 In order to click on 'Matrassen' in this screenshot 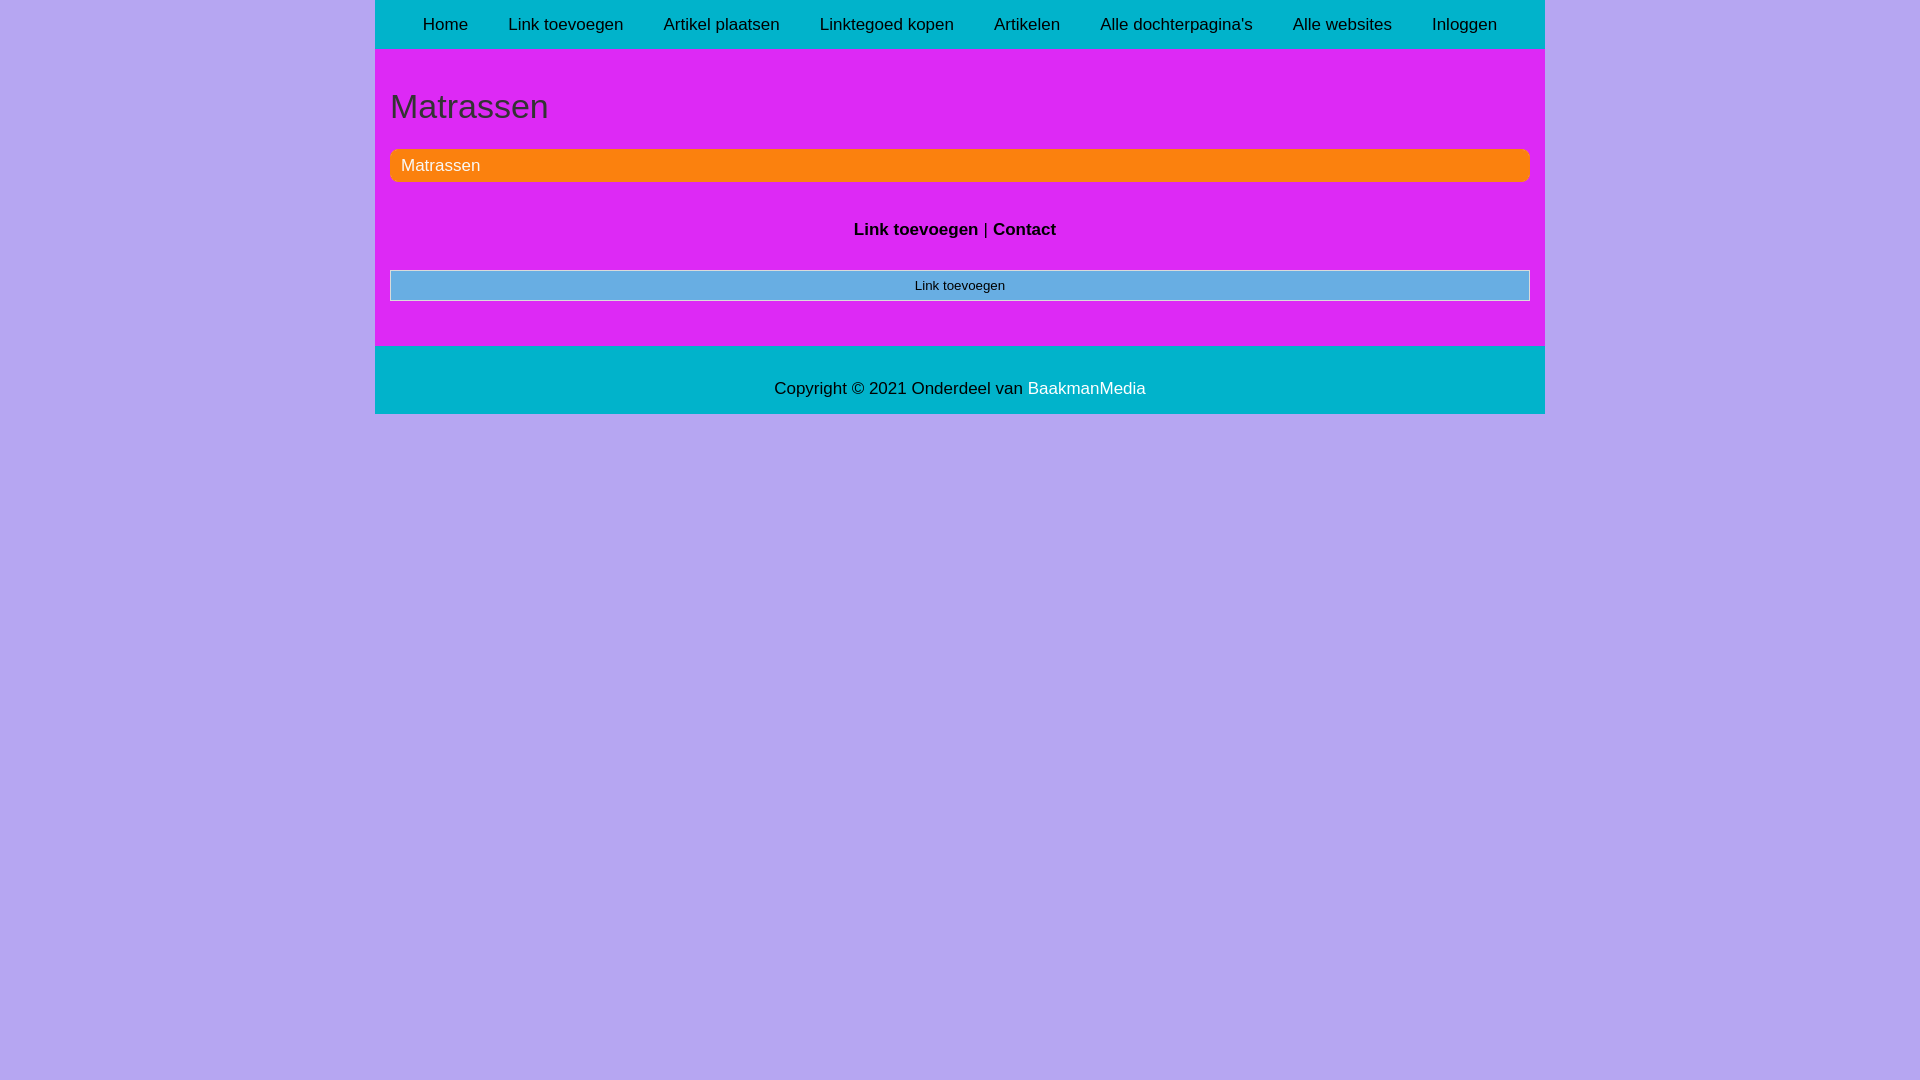, I will do `click(439, 164)`.